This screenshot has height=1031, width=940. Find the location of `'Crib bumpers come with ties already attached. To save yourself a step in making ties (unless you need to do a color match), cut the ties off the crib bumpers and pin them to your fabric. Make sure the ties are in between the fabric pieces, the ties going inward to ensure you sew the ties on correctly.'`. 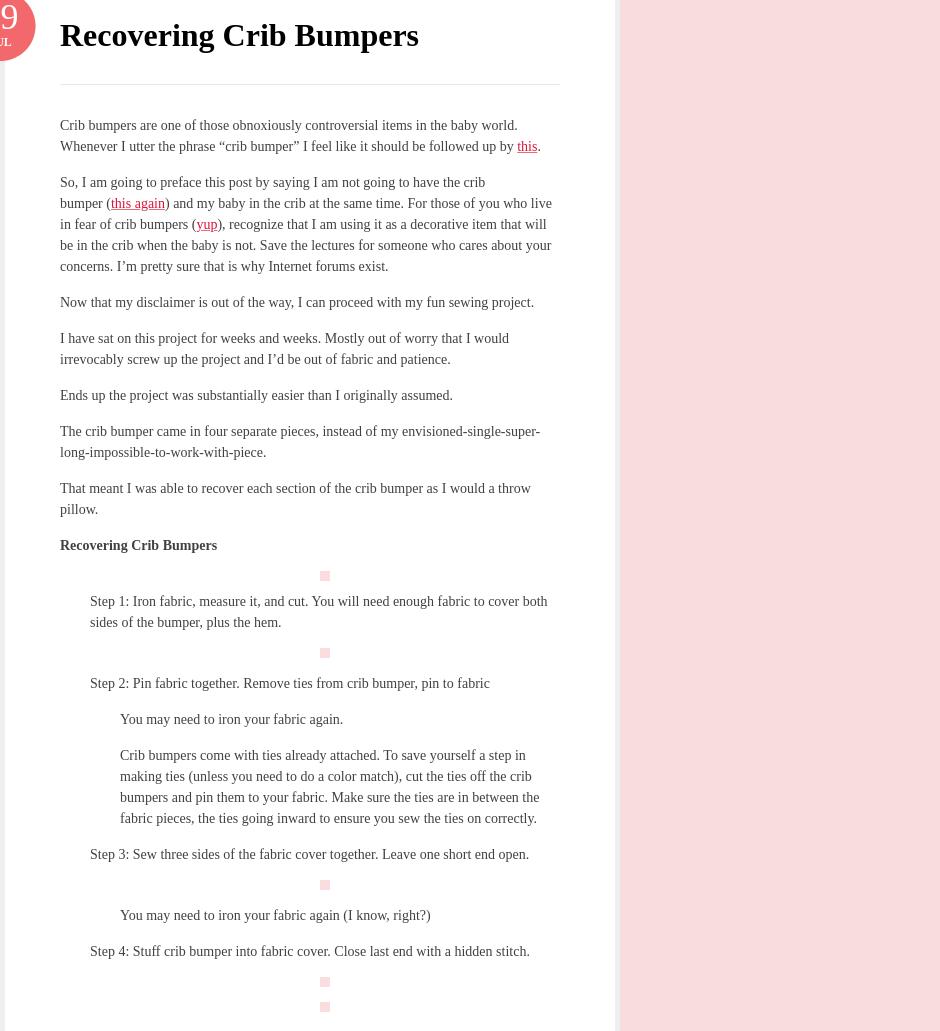

'Crib bumpers come with ties already attached. To save yourself a step in making ties (unless you need to do a color match), cut the ties off the crib bumpers and pin them to your fabric. Make sure the ties are in between the fabric pieces, the ties going inward to ensure you sew the ties on correctly.' is located at coordinates (329, 785).